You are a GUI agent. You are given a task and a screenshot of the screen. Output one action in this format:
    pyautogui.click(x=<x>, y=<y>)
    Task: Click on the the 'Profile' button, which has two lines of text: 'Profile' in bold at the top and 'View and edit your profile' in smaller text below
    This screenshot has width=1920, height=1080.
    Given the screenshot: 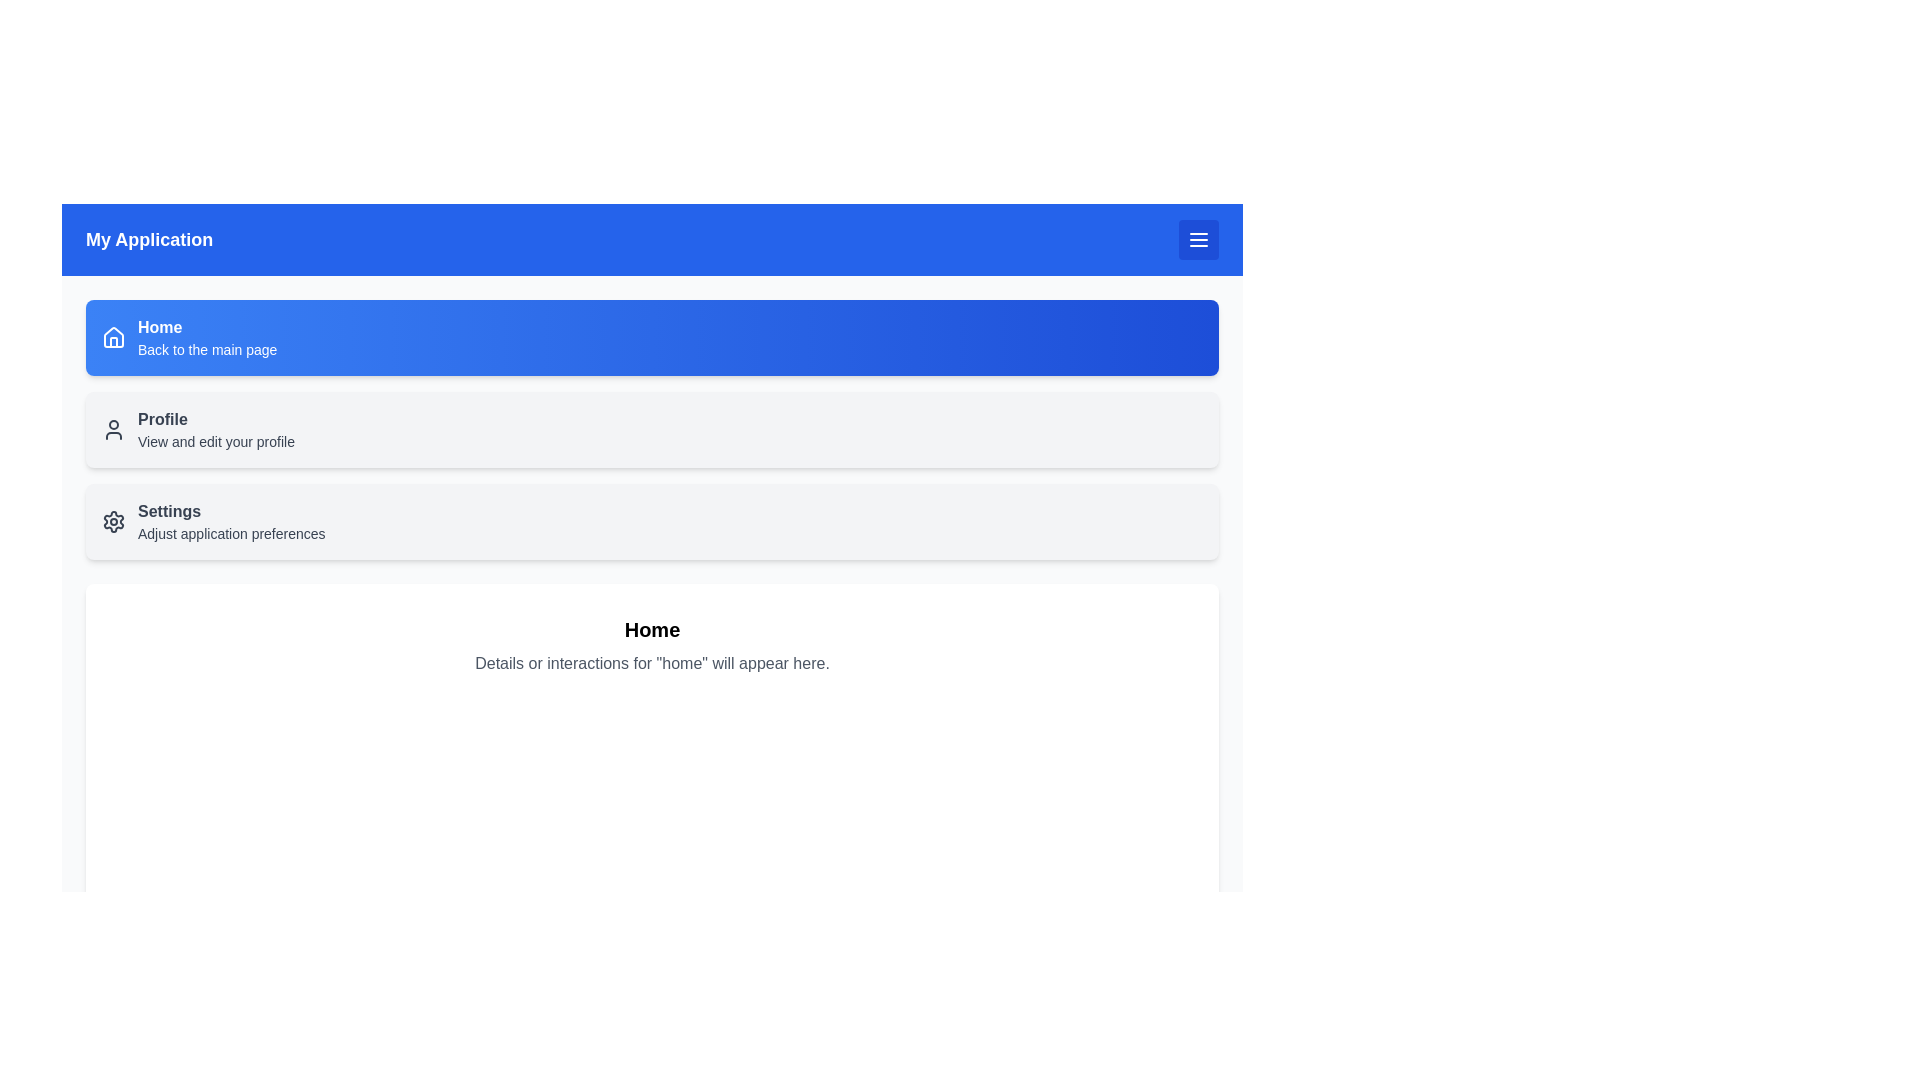 What is the action you would take?
    pyautogui.click(x=216, y=428)
    